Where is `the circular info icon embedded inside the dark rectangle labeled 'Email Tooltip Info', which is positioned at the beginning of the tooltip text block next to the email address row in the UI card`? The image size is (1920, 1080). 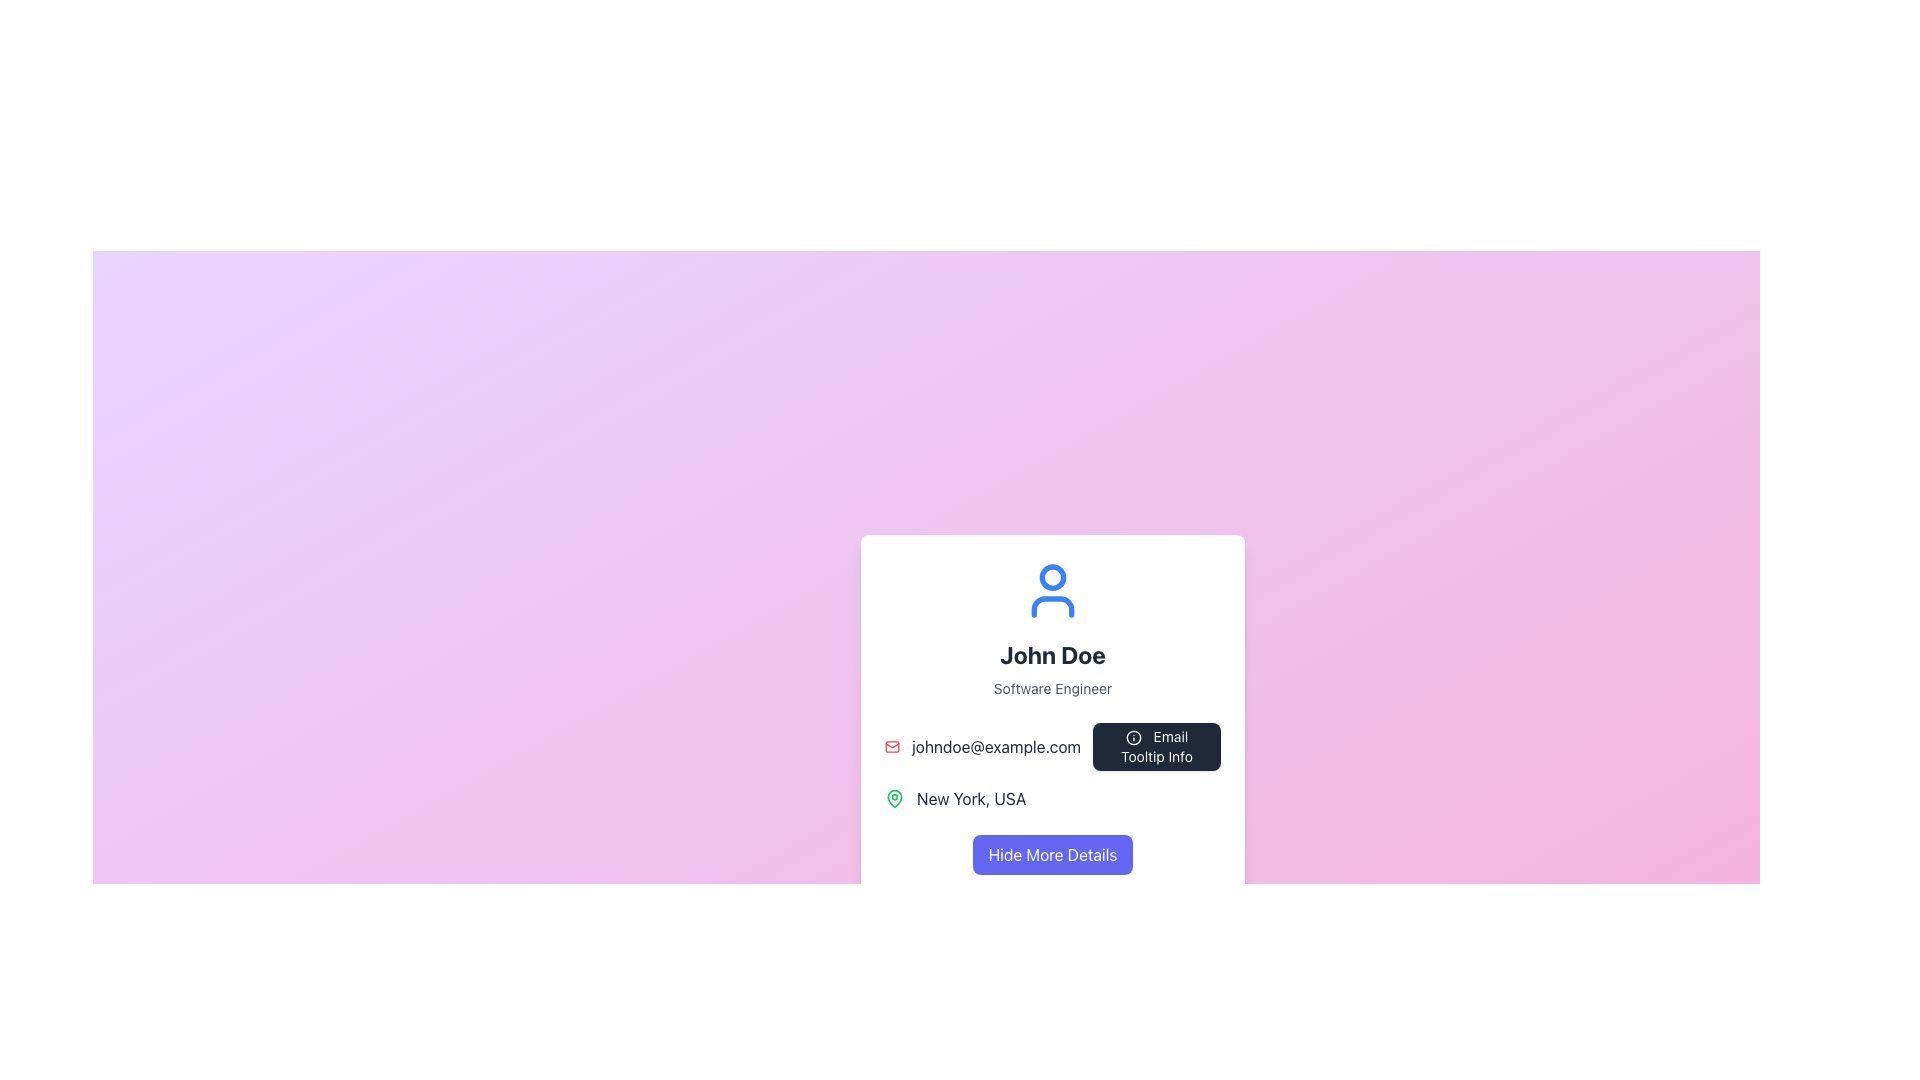 the circular info icon embedded inside the dark rectangle labeled 'Email Tooltip Info', which is positioned at the beginning of the tooltip text block next to the email address row in the UI card is located at coordinates (1133, 738).